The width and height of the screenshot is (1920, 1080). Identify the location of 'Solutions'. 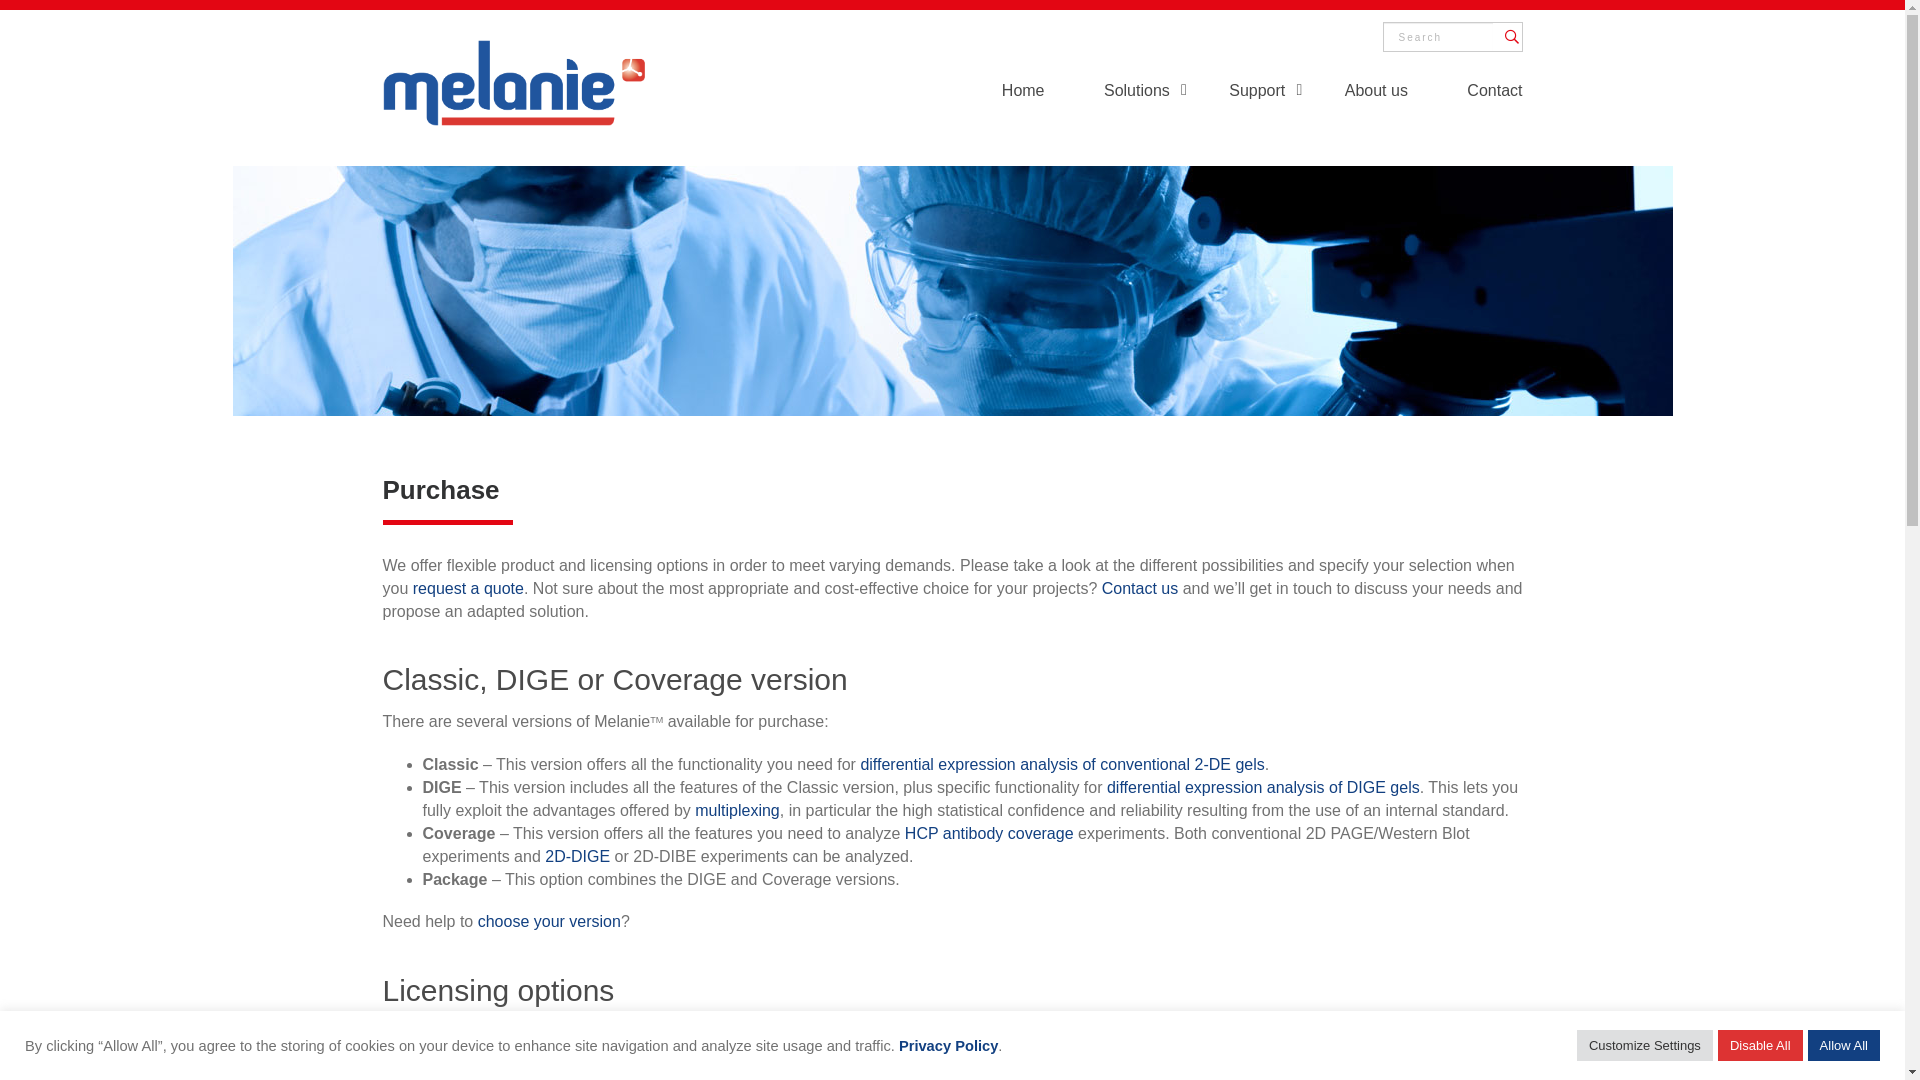
(1137, 93).